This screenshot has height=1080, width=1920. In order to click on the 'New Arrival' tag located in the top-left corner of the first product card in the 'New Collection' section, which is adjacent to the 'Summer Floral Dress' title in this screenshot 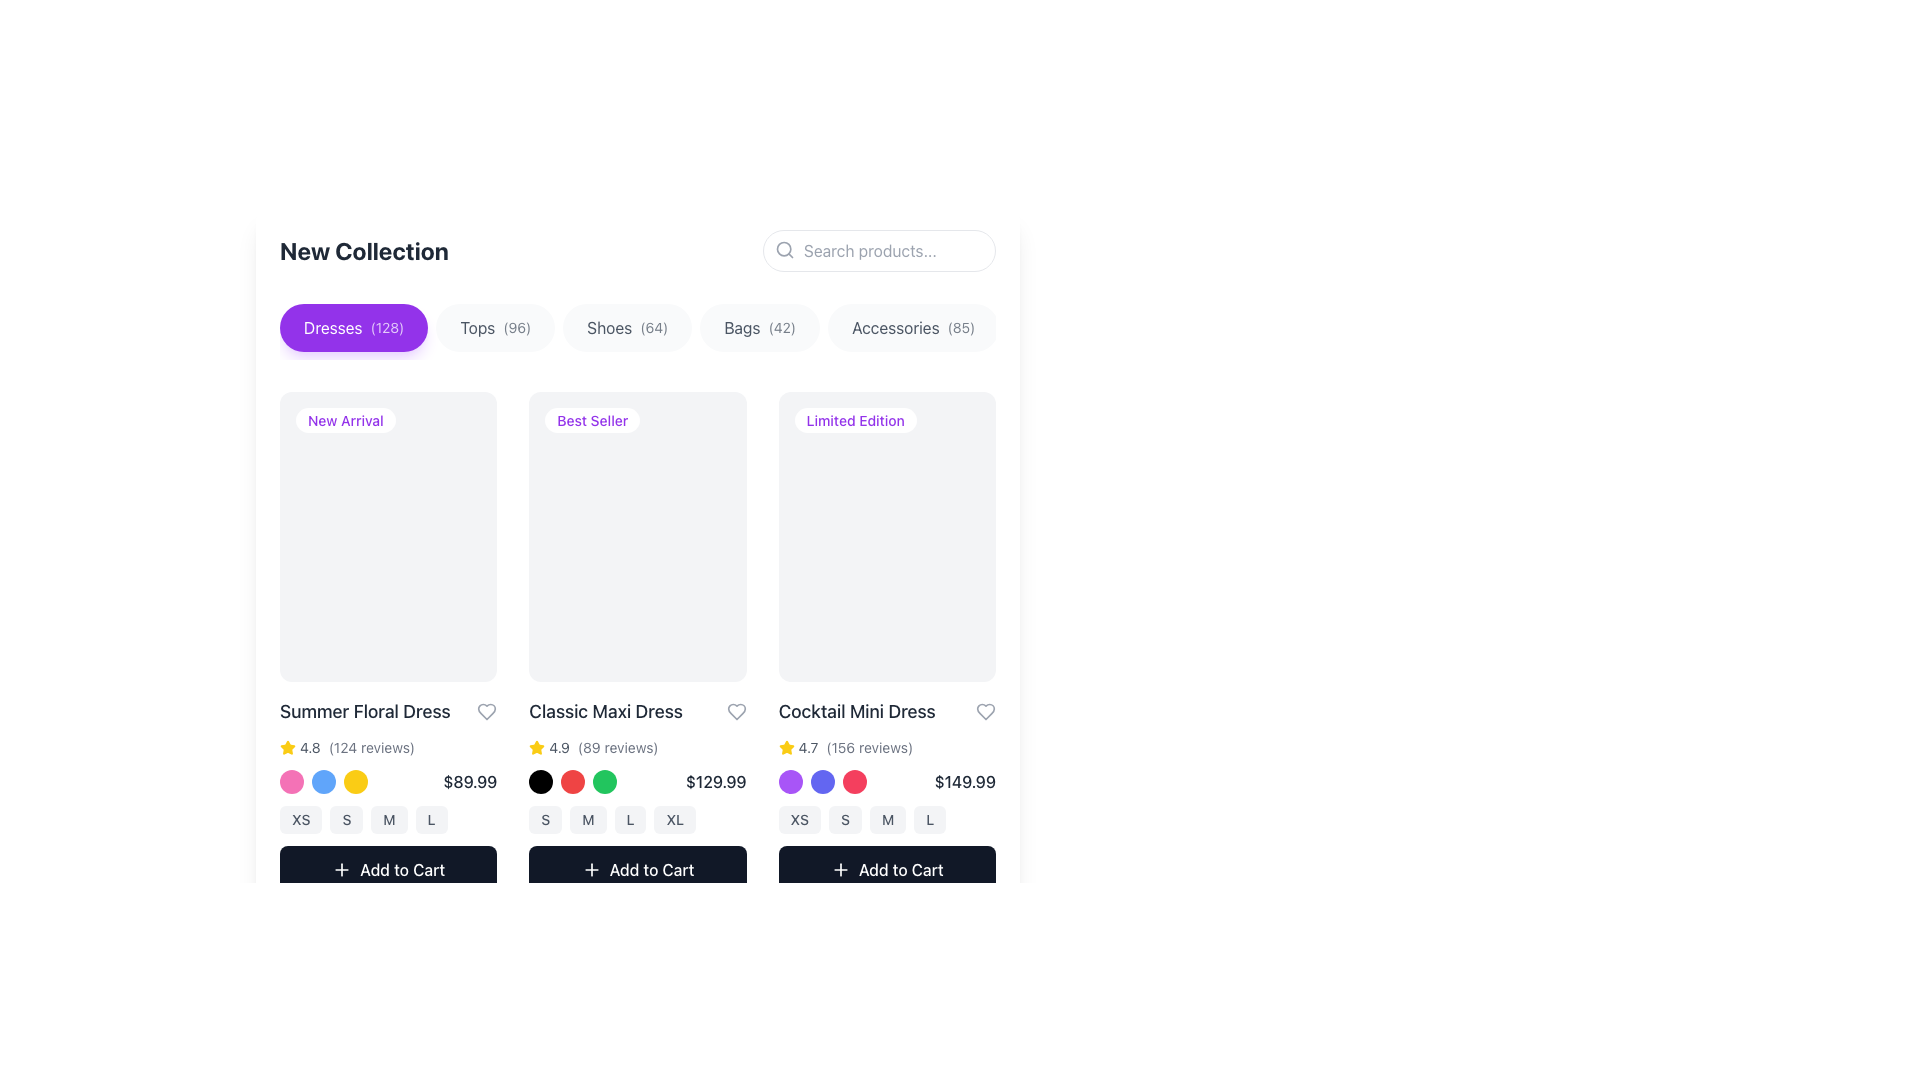, I will do `click(345, 419)`.